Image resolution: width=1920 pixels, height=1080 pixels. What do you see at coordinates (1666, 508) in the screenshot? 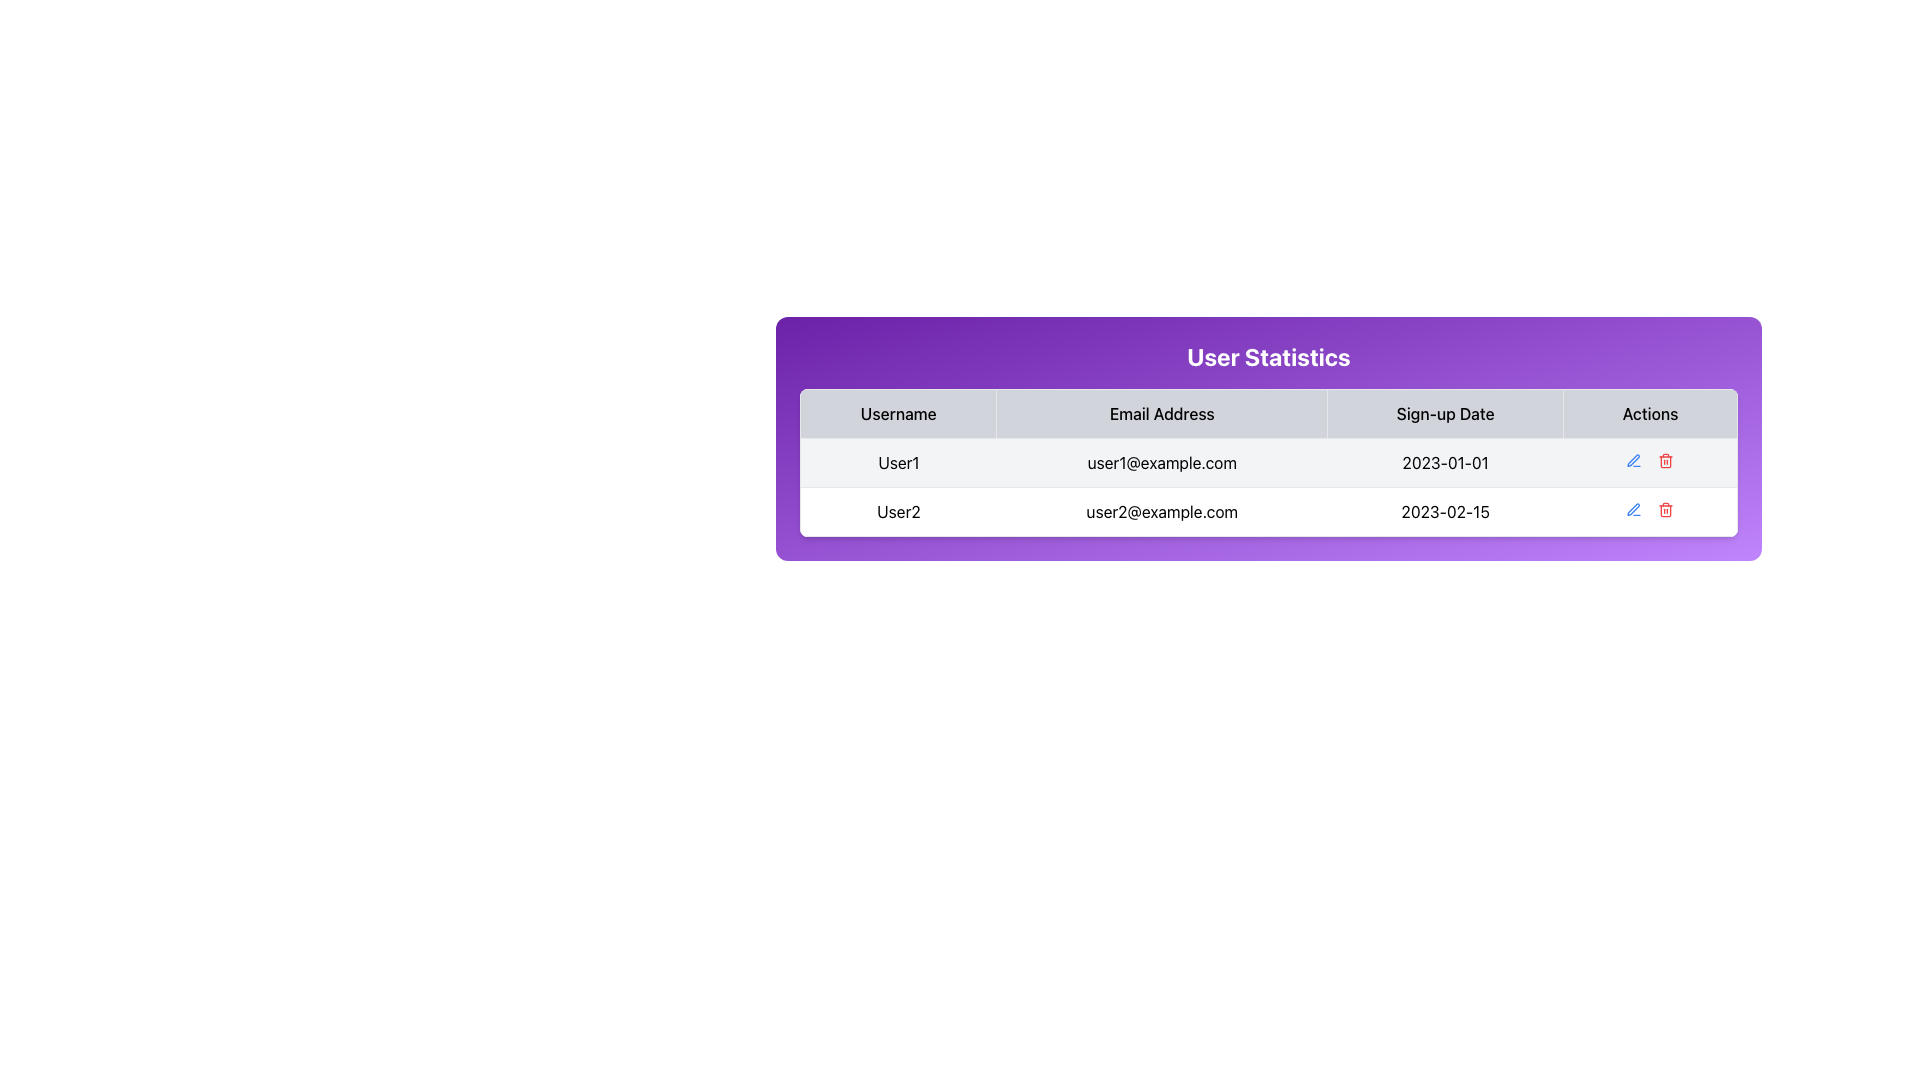
I see `the delete icon button in the Actions column of the second row` at bounding box center [1666, 508].